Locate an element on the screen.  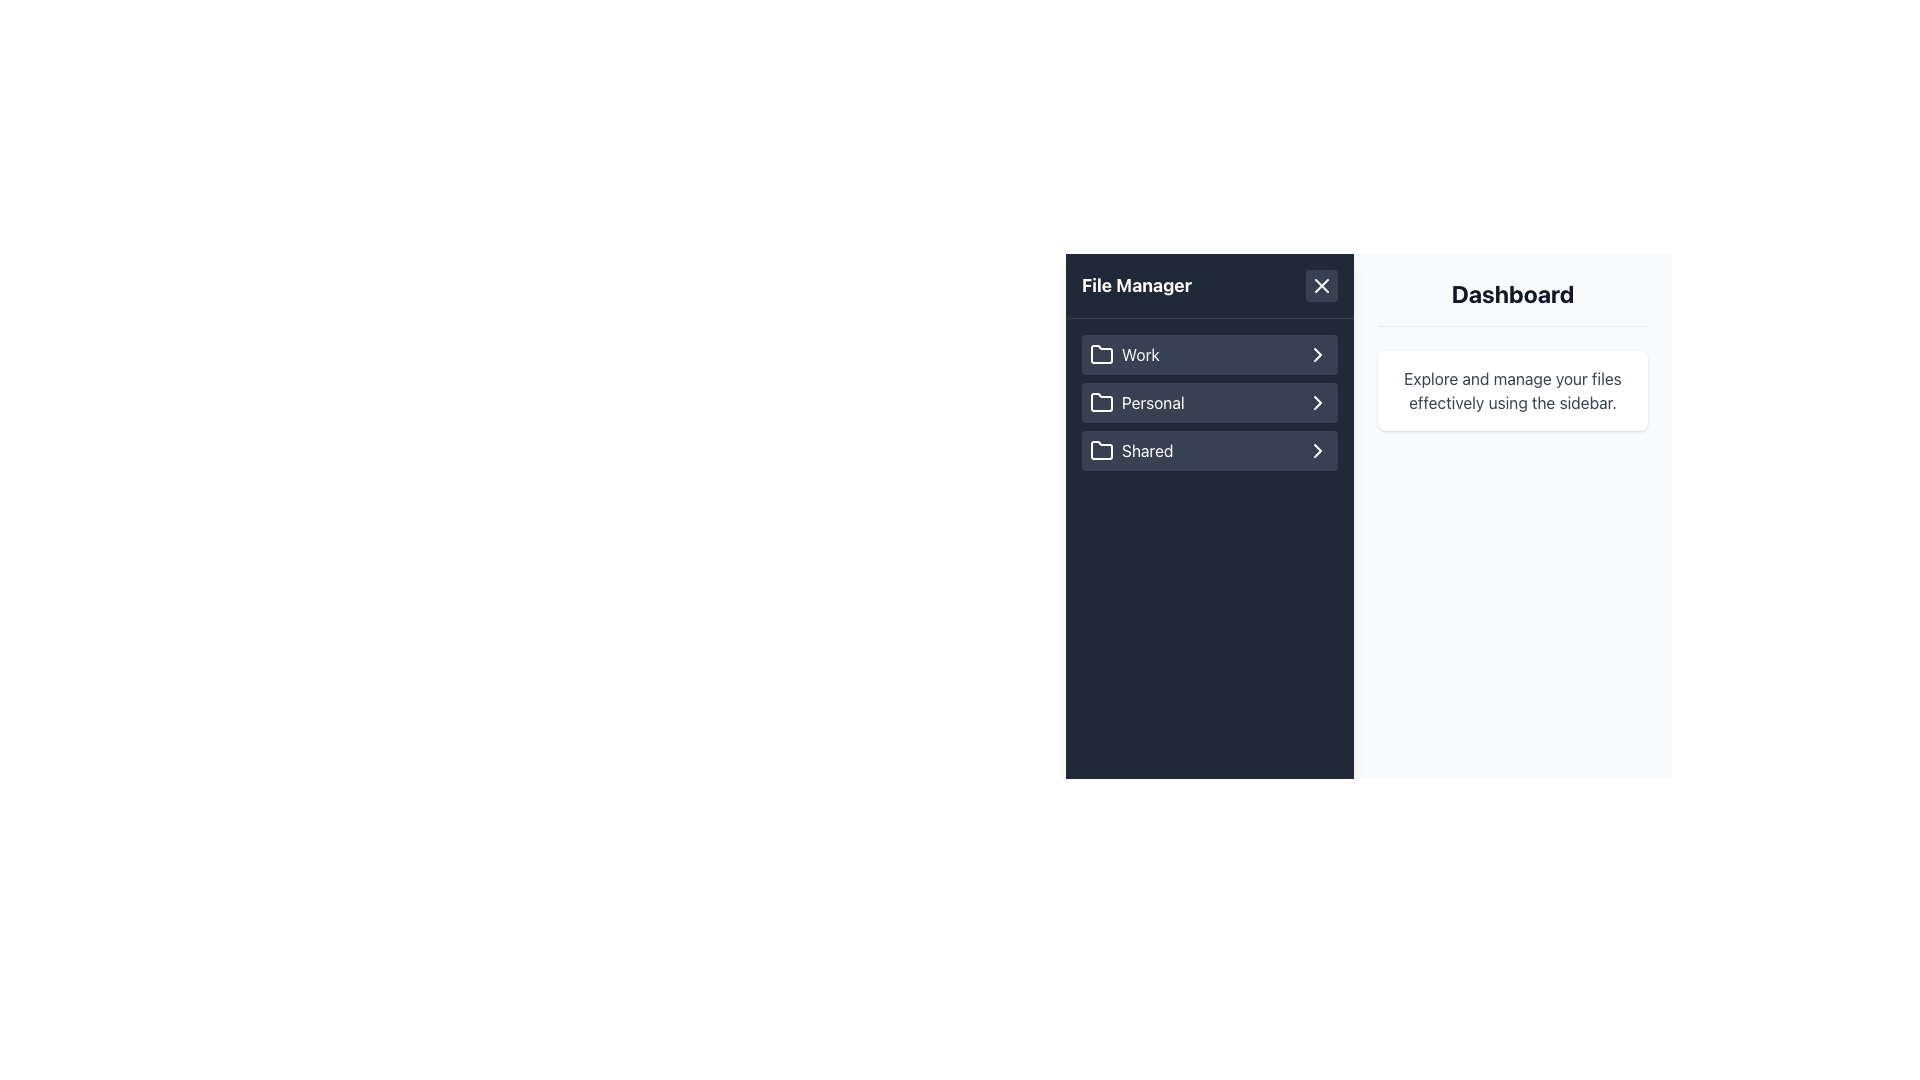
the prominently styled 'Dashboard' heading text, which is bold and dark gray on a white background is located at coordinates (1512, 293).